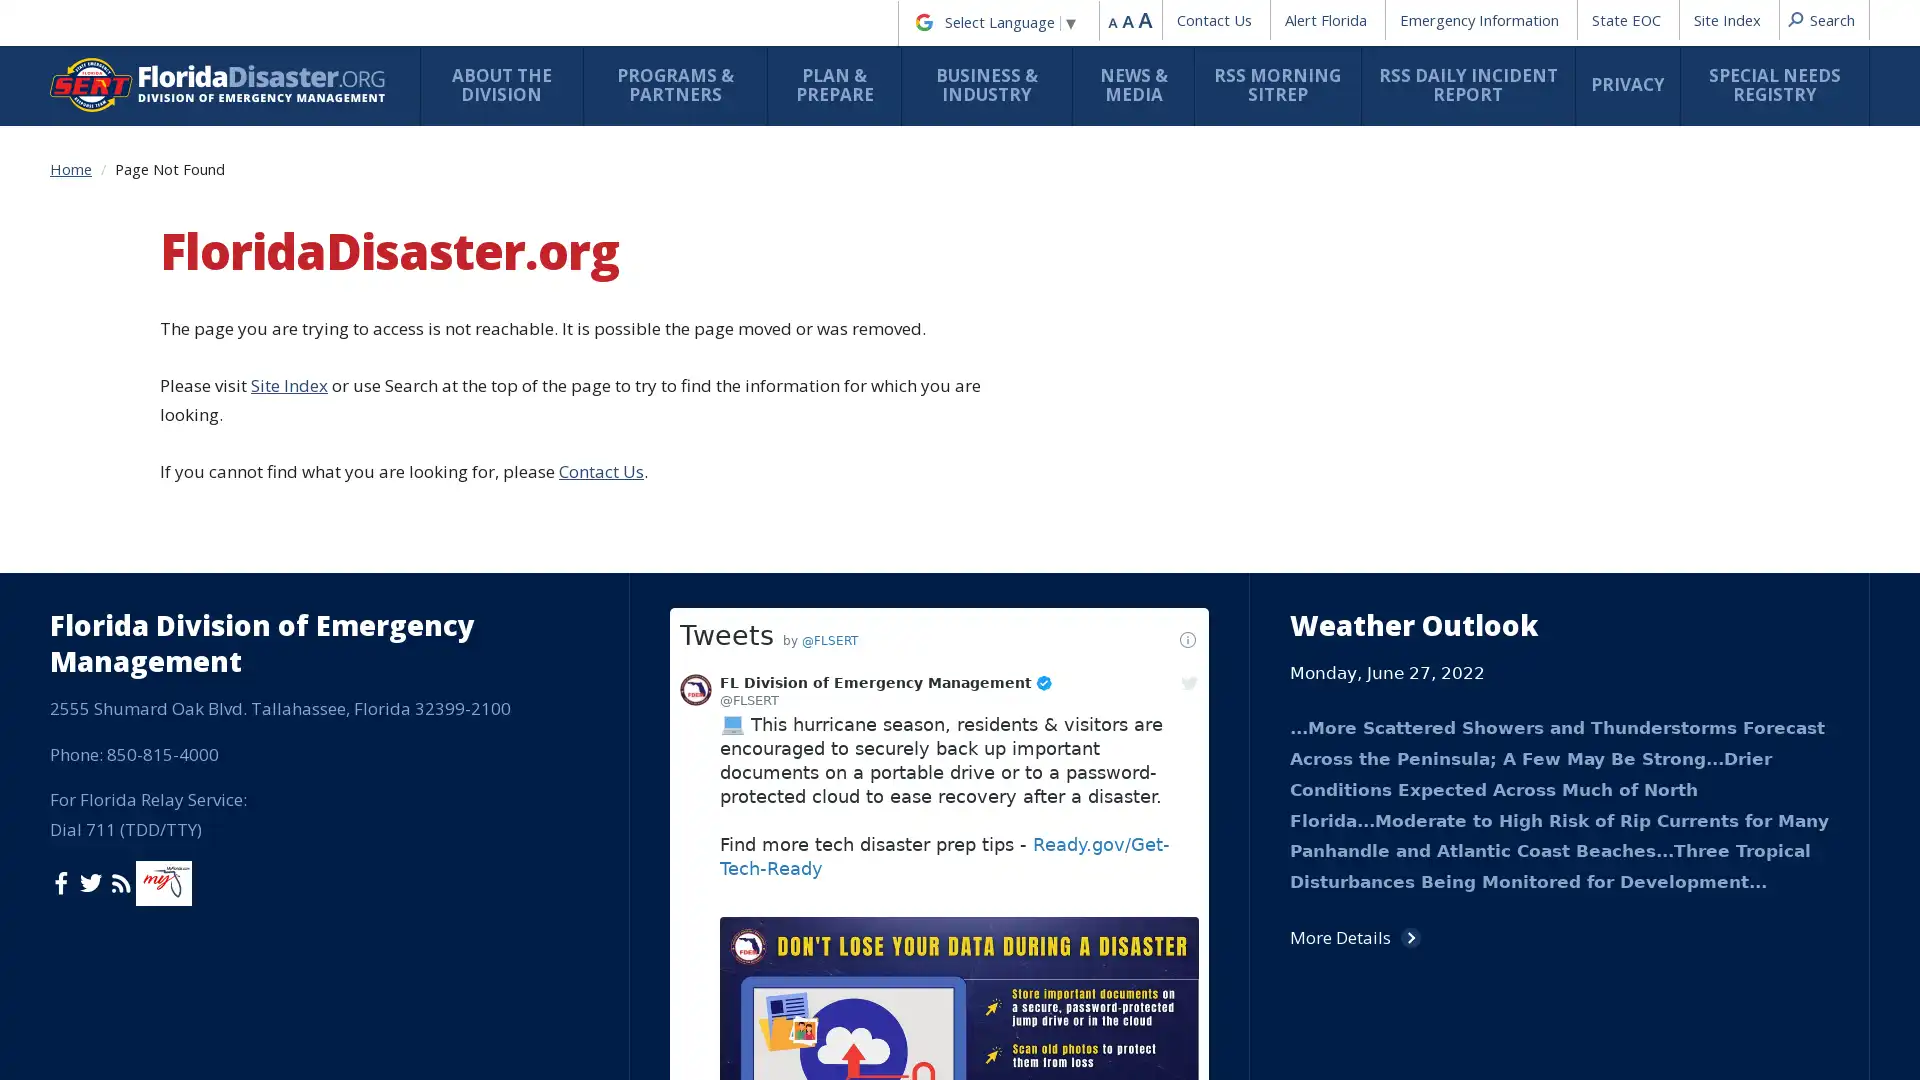  Describe the element at coordinates (948, 401) in the screenshot. I see `Toggle More` at that location.